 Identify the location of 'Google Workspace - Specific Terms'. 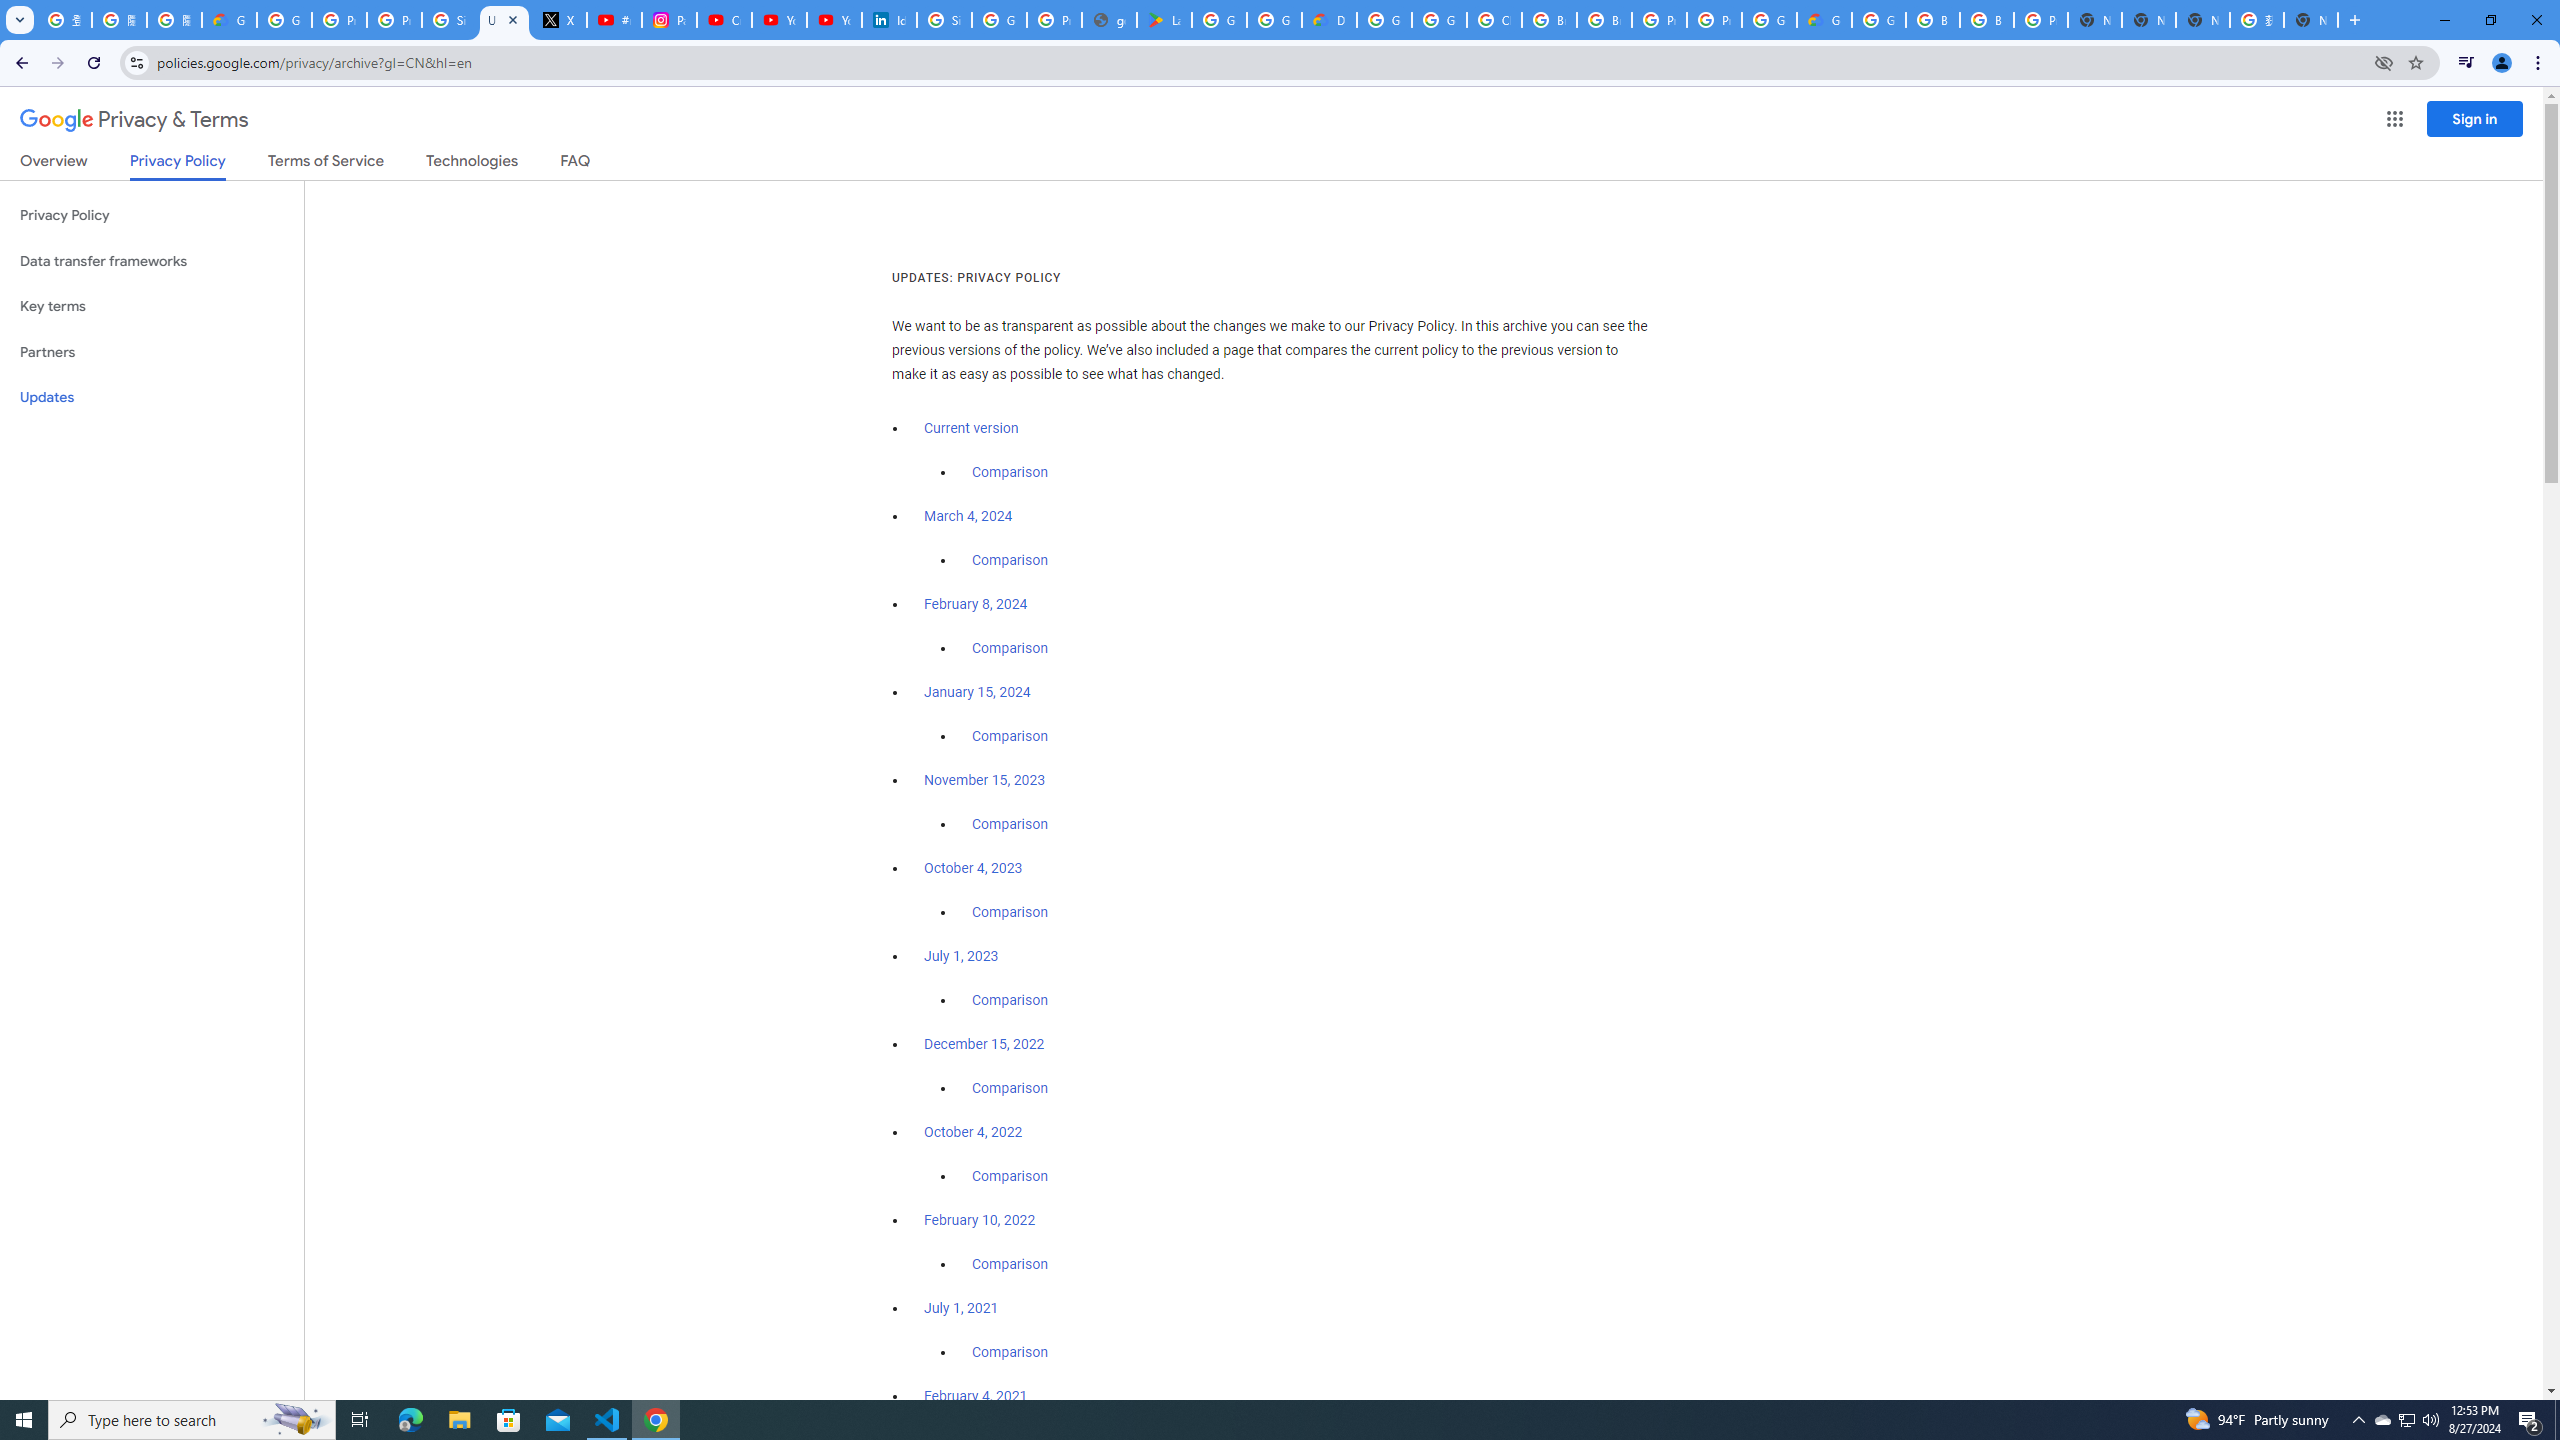
(1273, 19).